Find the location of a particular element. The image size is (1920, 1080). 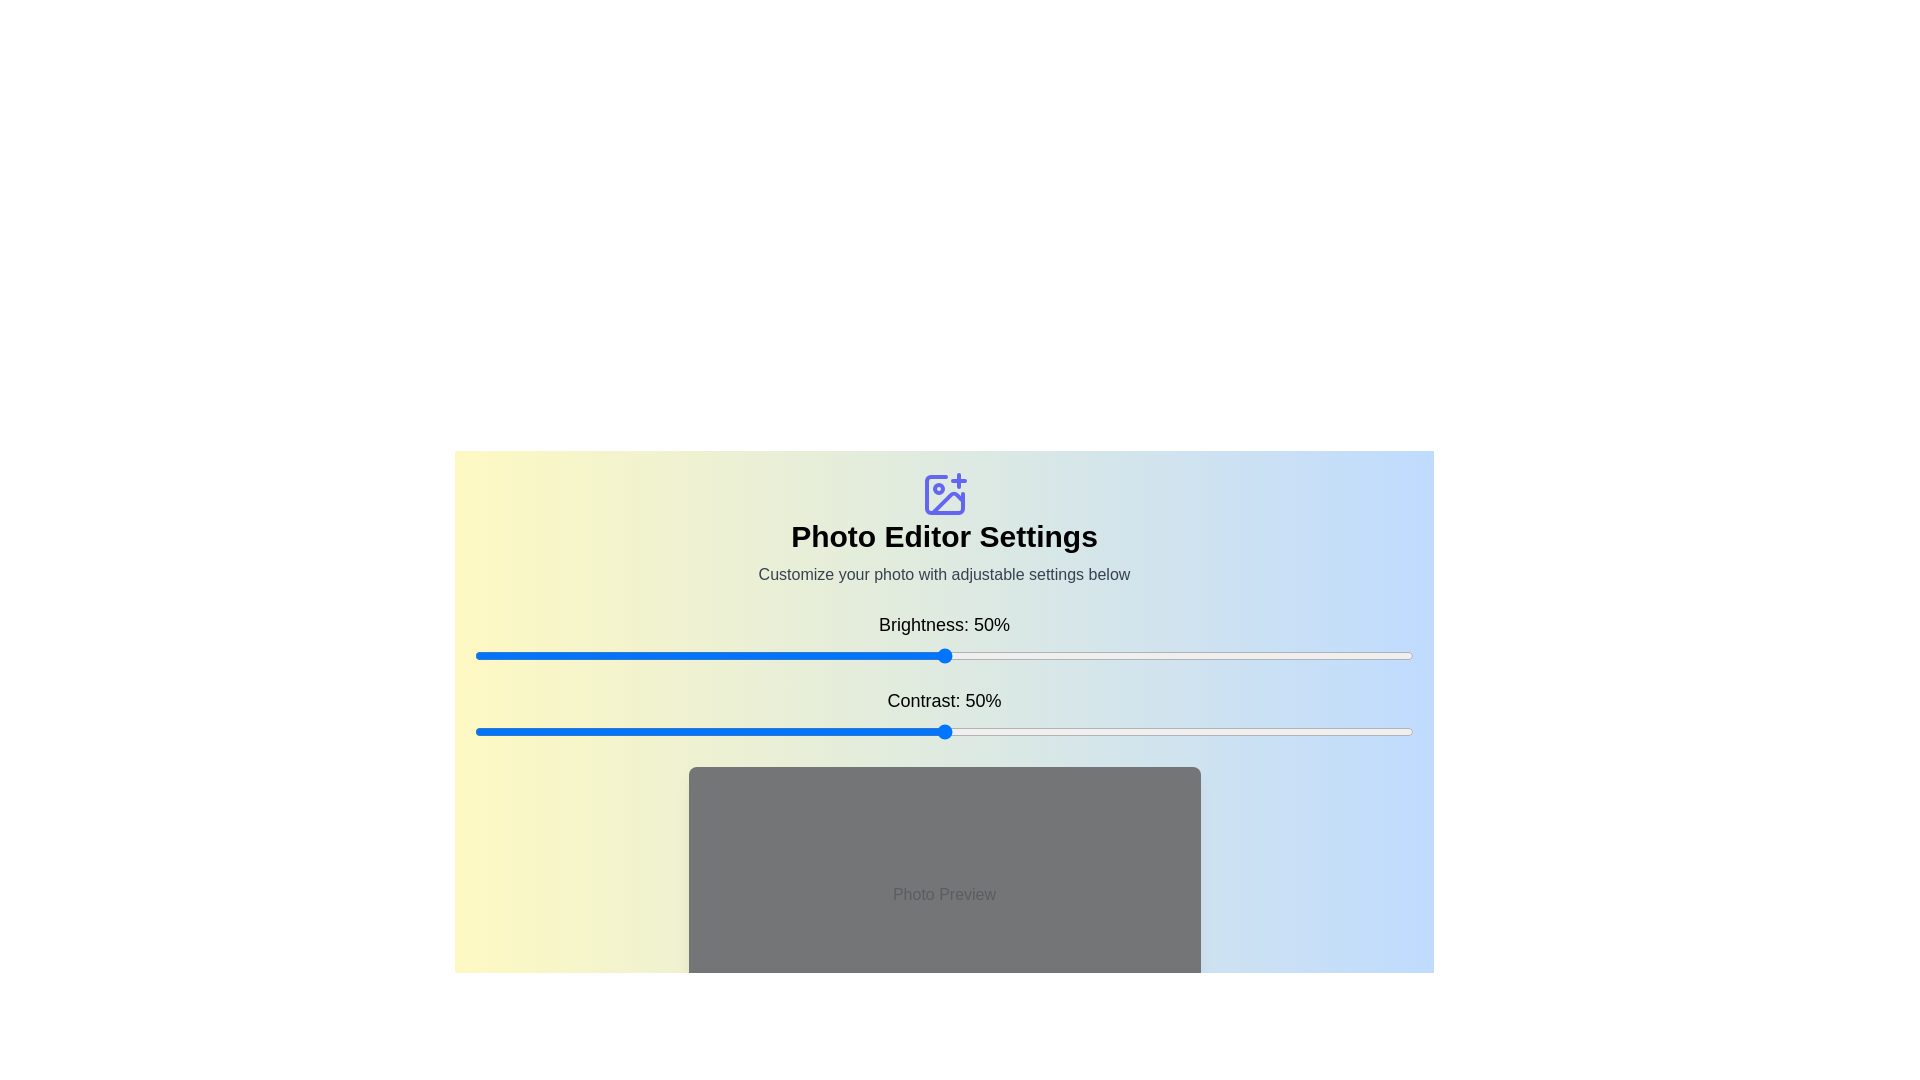

the photo preview area to focus or select it is located at coordinates (943, 893).